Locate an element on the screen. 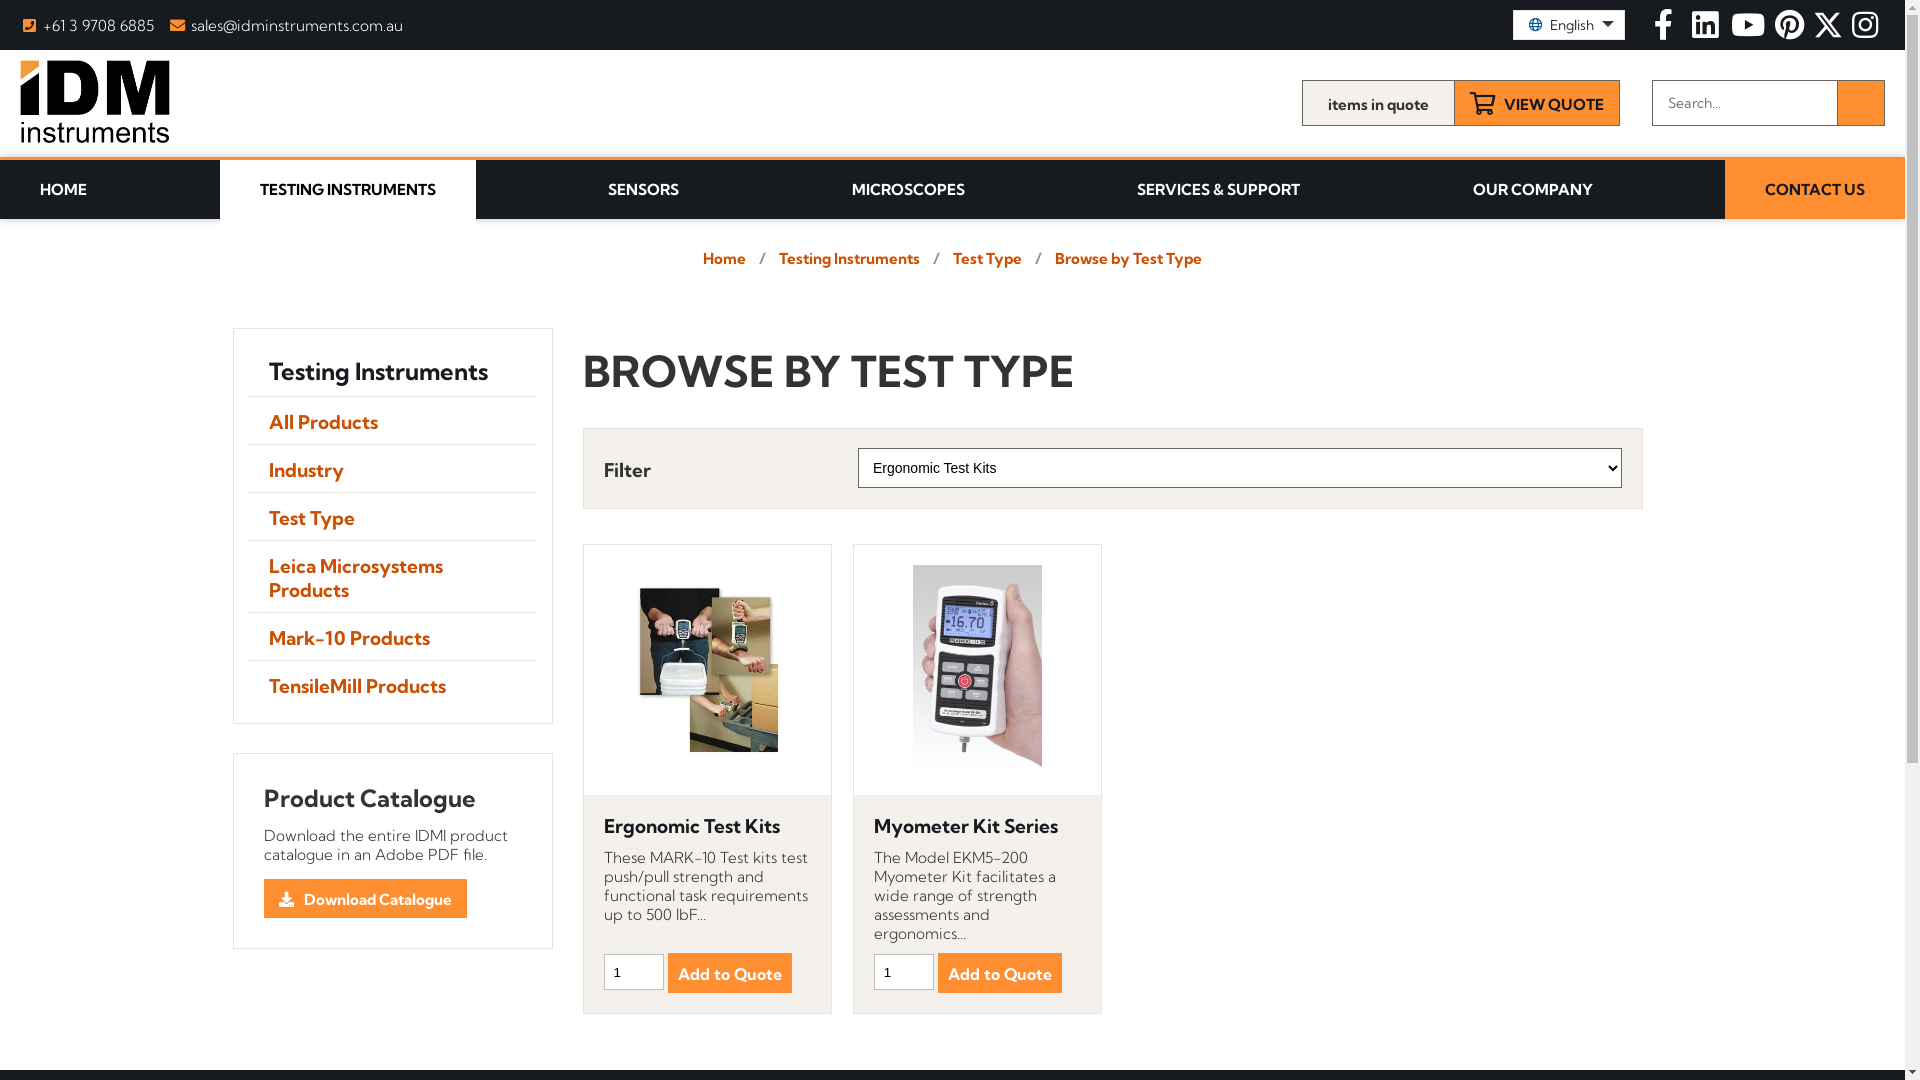  'VIEW QUOTE' is located at coordinates (1535, 103).